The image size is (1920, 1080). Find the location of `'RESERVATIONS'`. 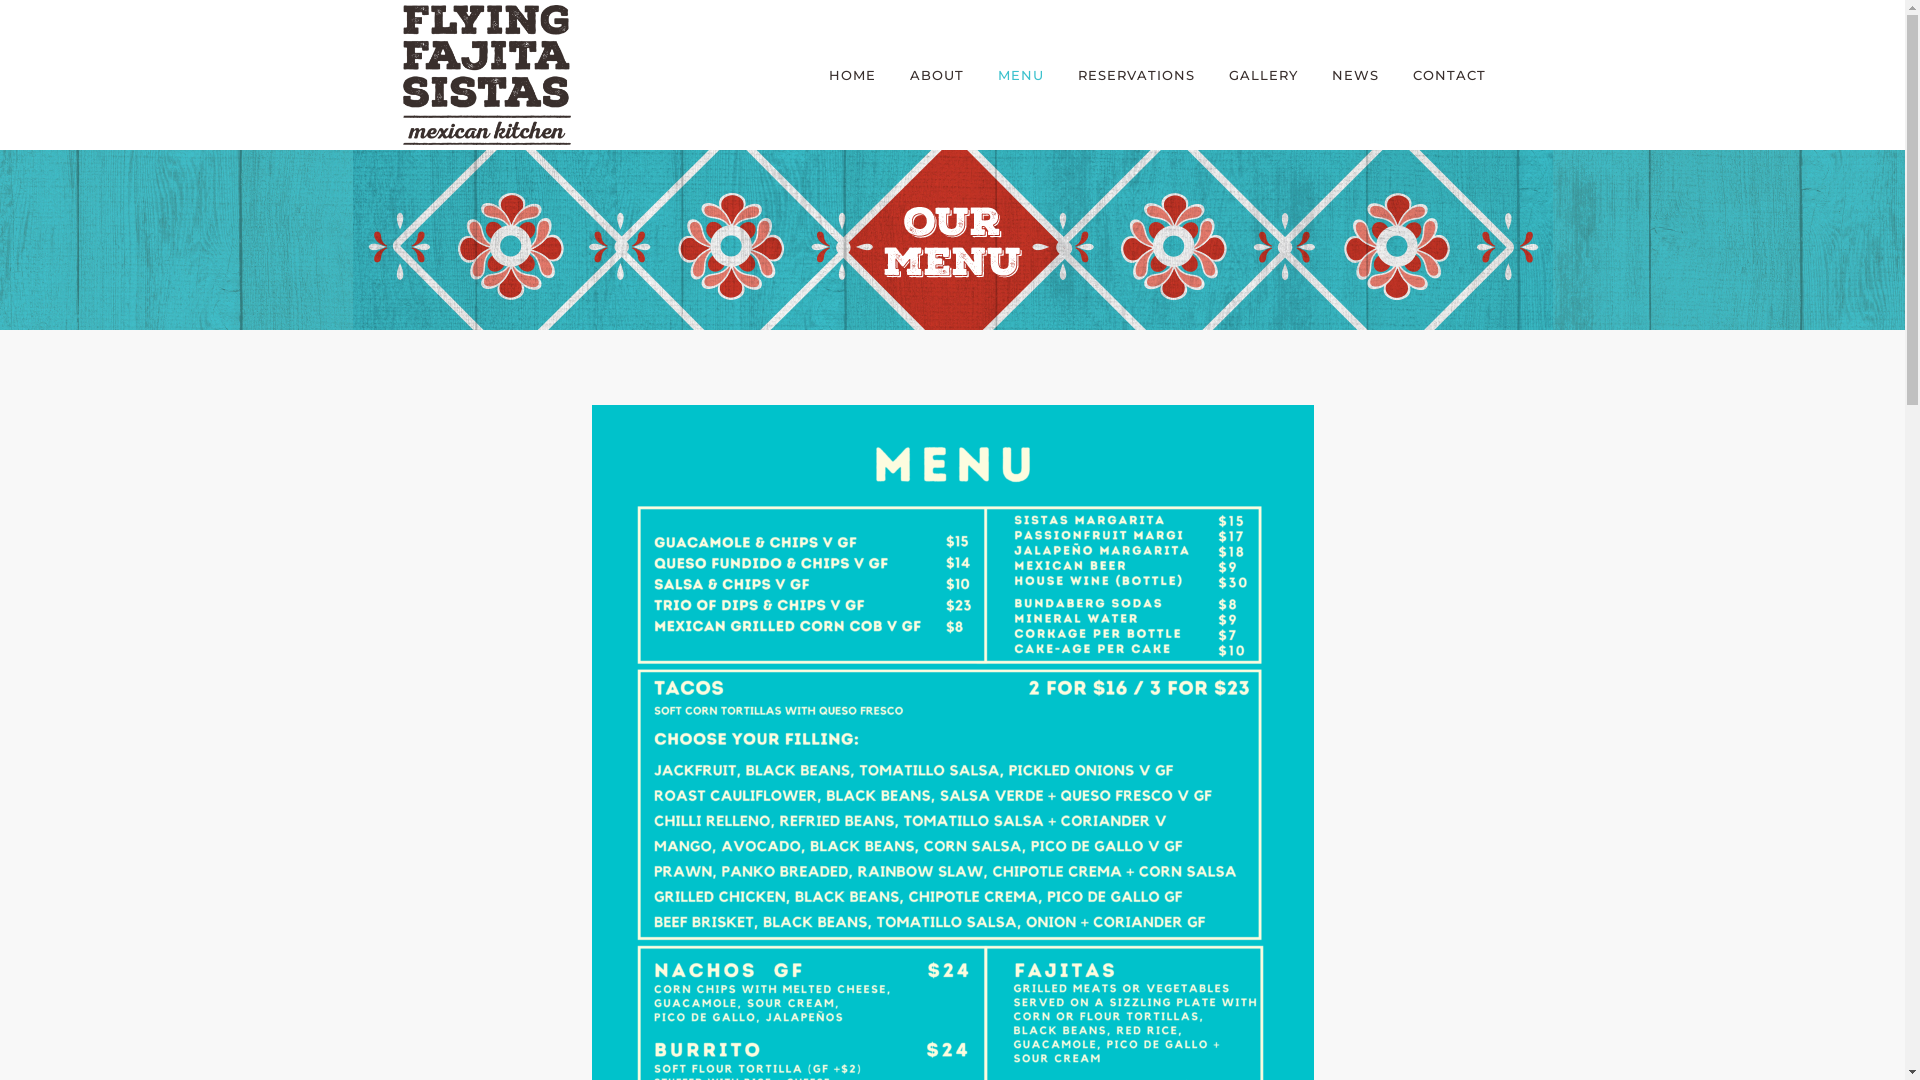

'RESERVATIONS' is located at coordinates (1135, 73).